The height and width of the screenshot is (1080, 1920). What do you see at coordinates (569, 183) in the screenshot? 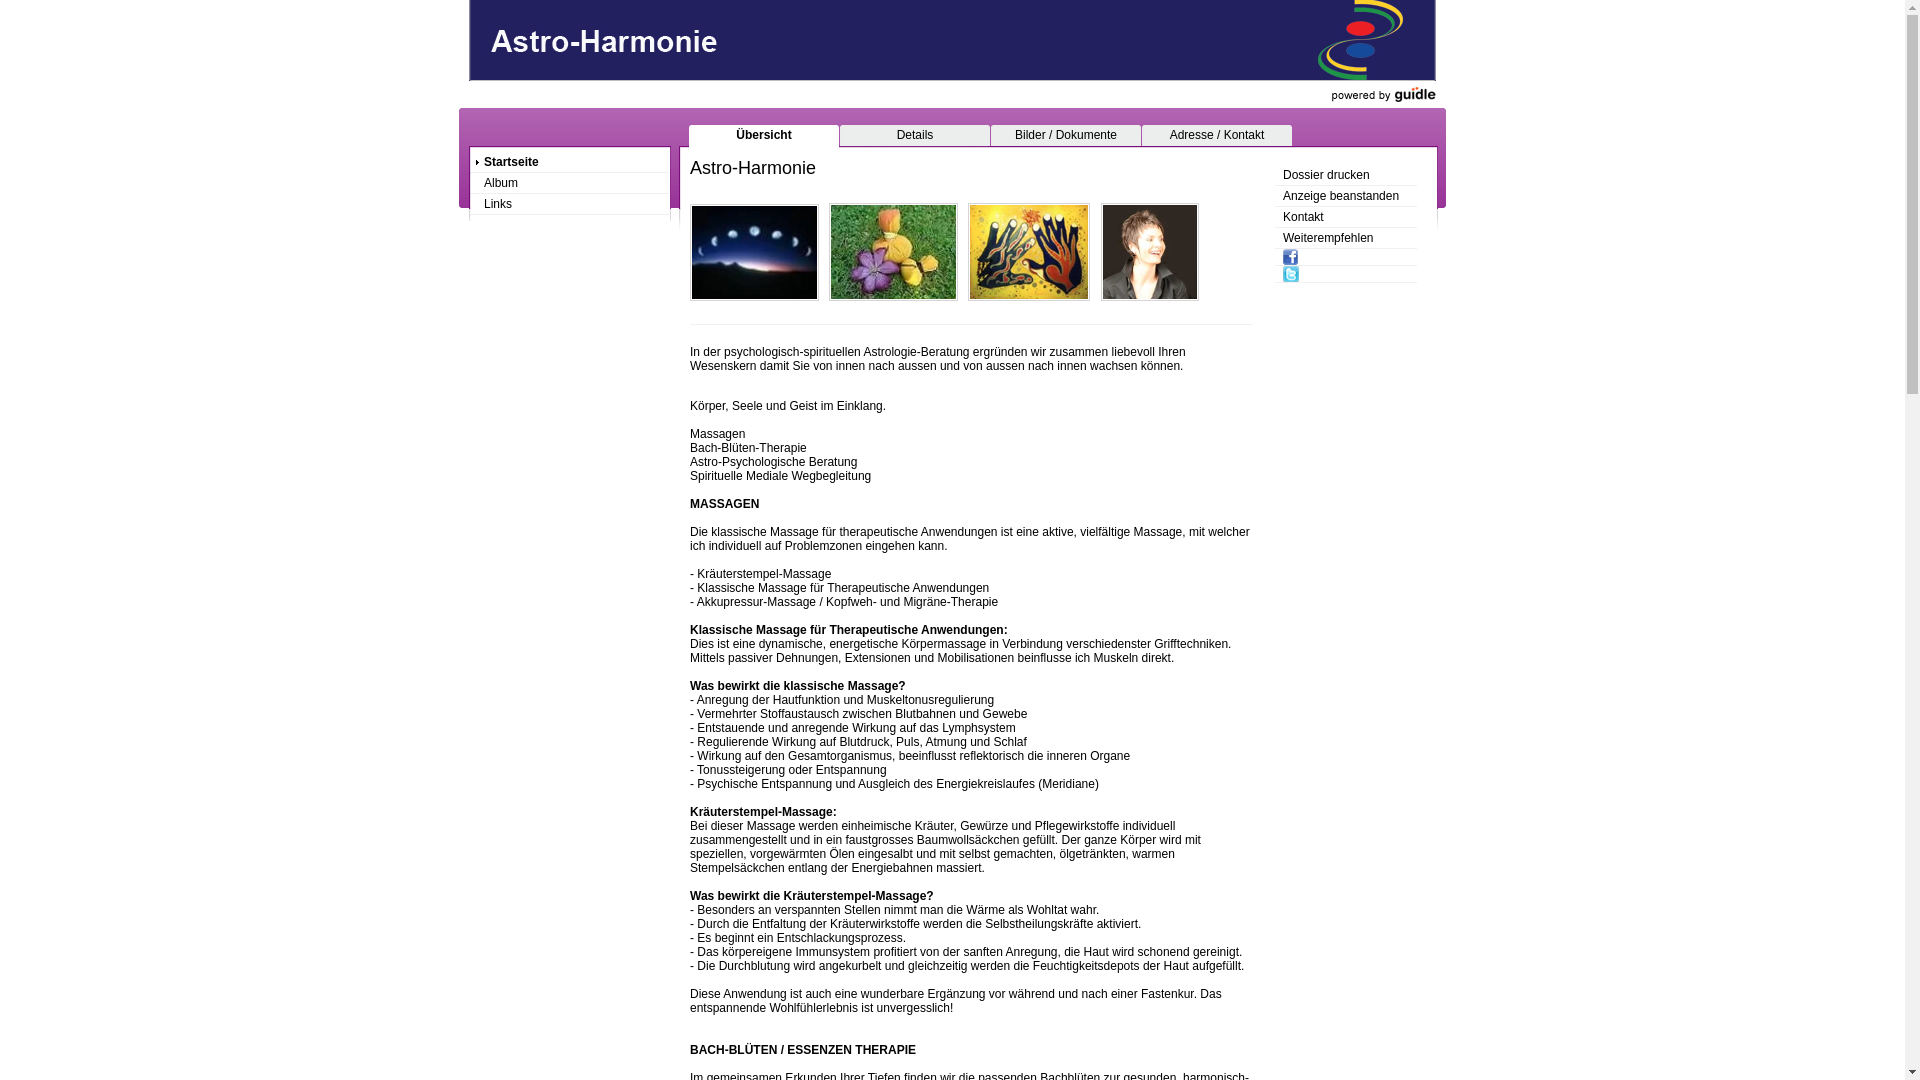
I see `'Album'` at bounding box center [569, 183].